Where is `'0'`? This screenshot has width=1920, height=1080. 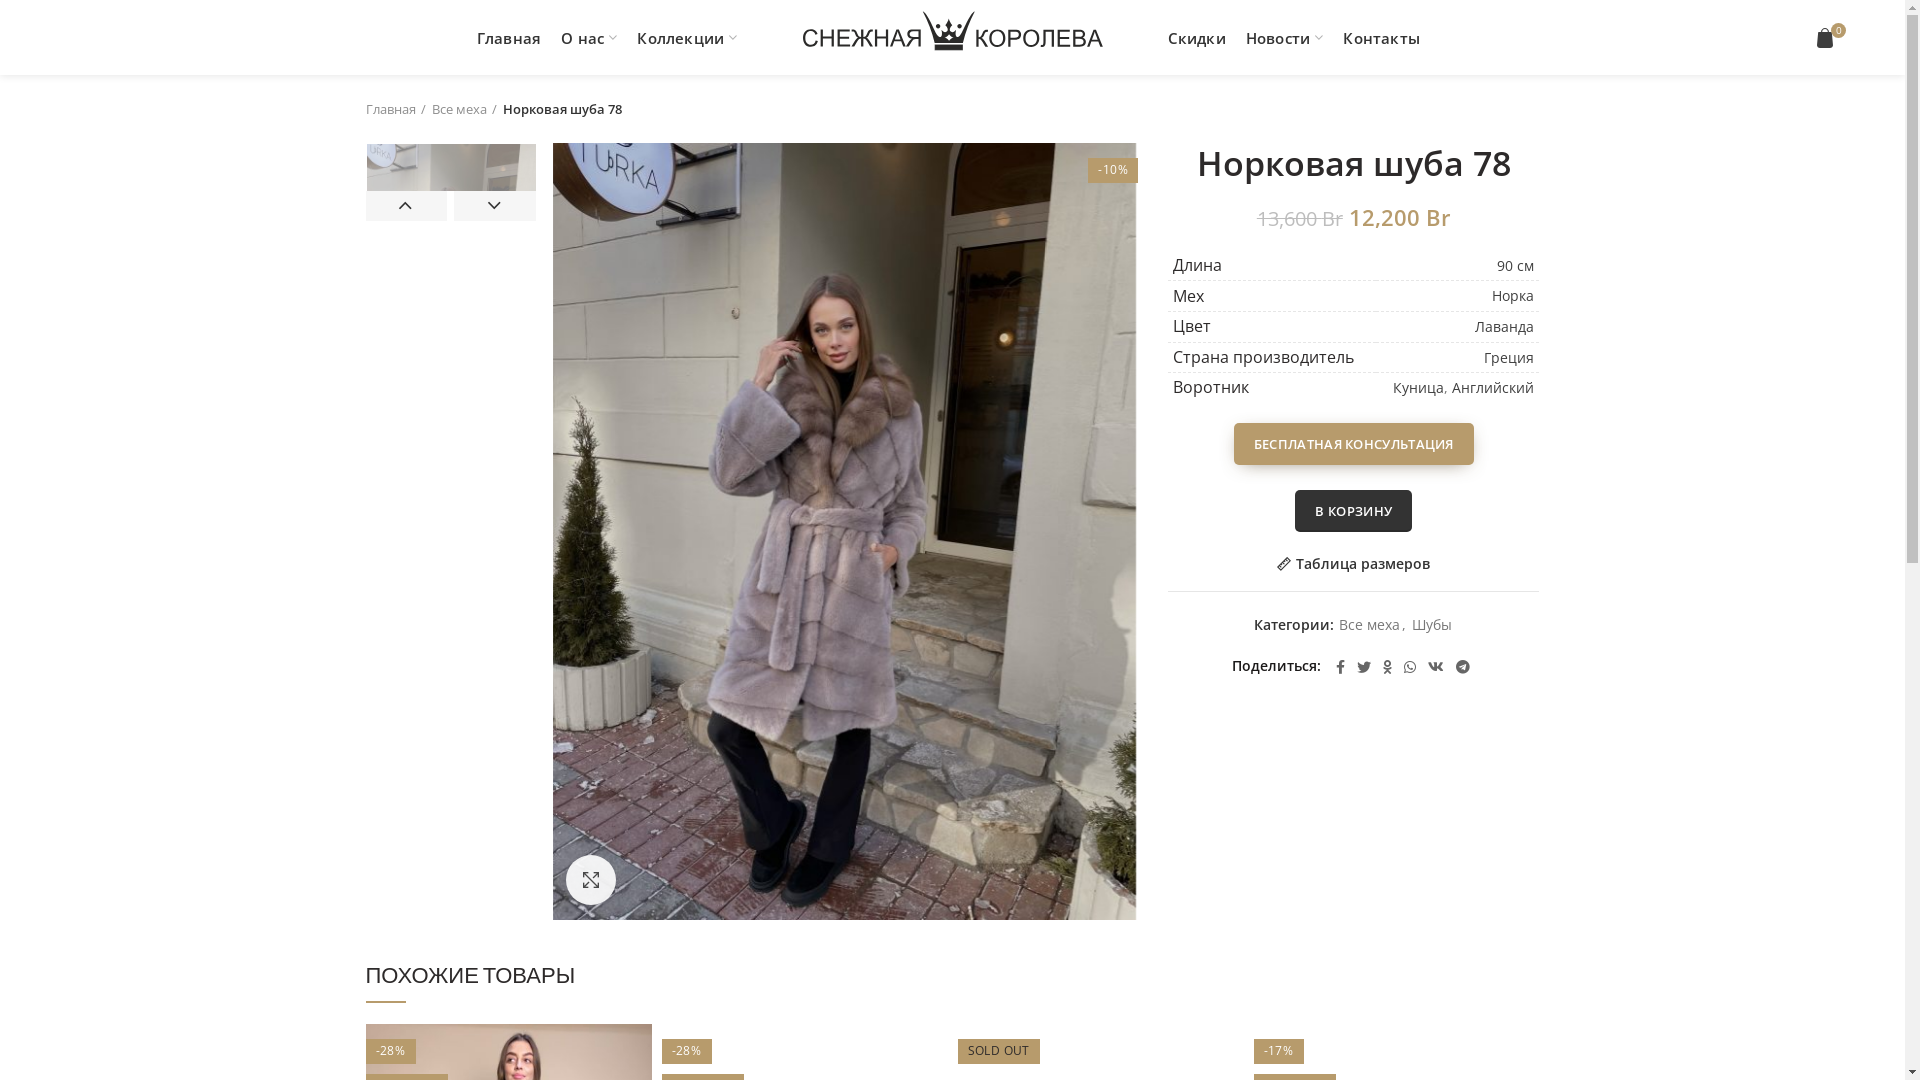
'0' is located at coordinates (1827, 38).